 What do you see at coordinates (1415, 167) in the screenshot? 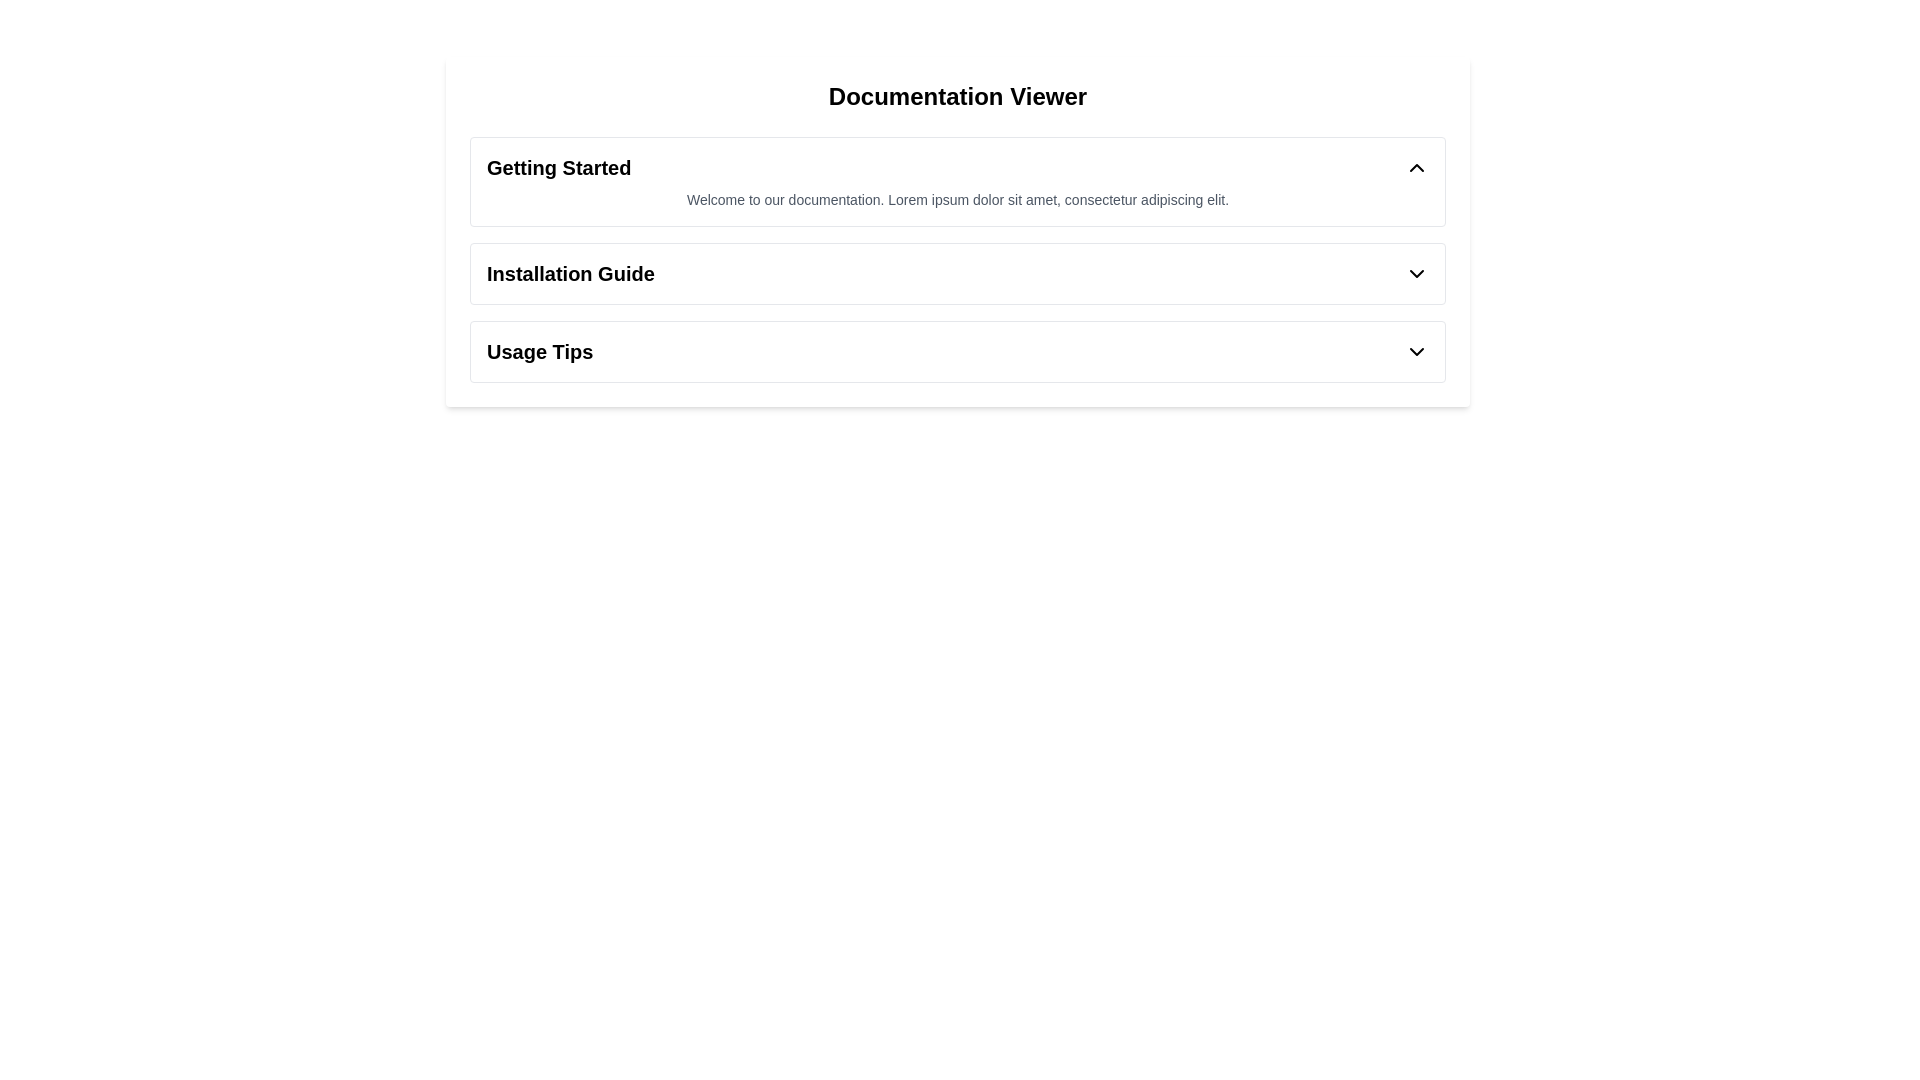
I see `the Chevron icon in the header of the 'Getting Started' accordion section` at bounding box center [1415, 167].